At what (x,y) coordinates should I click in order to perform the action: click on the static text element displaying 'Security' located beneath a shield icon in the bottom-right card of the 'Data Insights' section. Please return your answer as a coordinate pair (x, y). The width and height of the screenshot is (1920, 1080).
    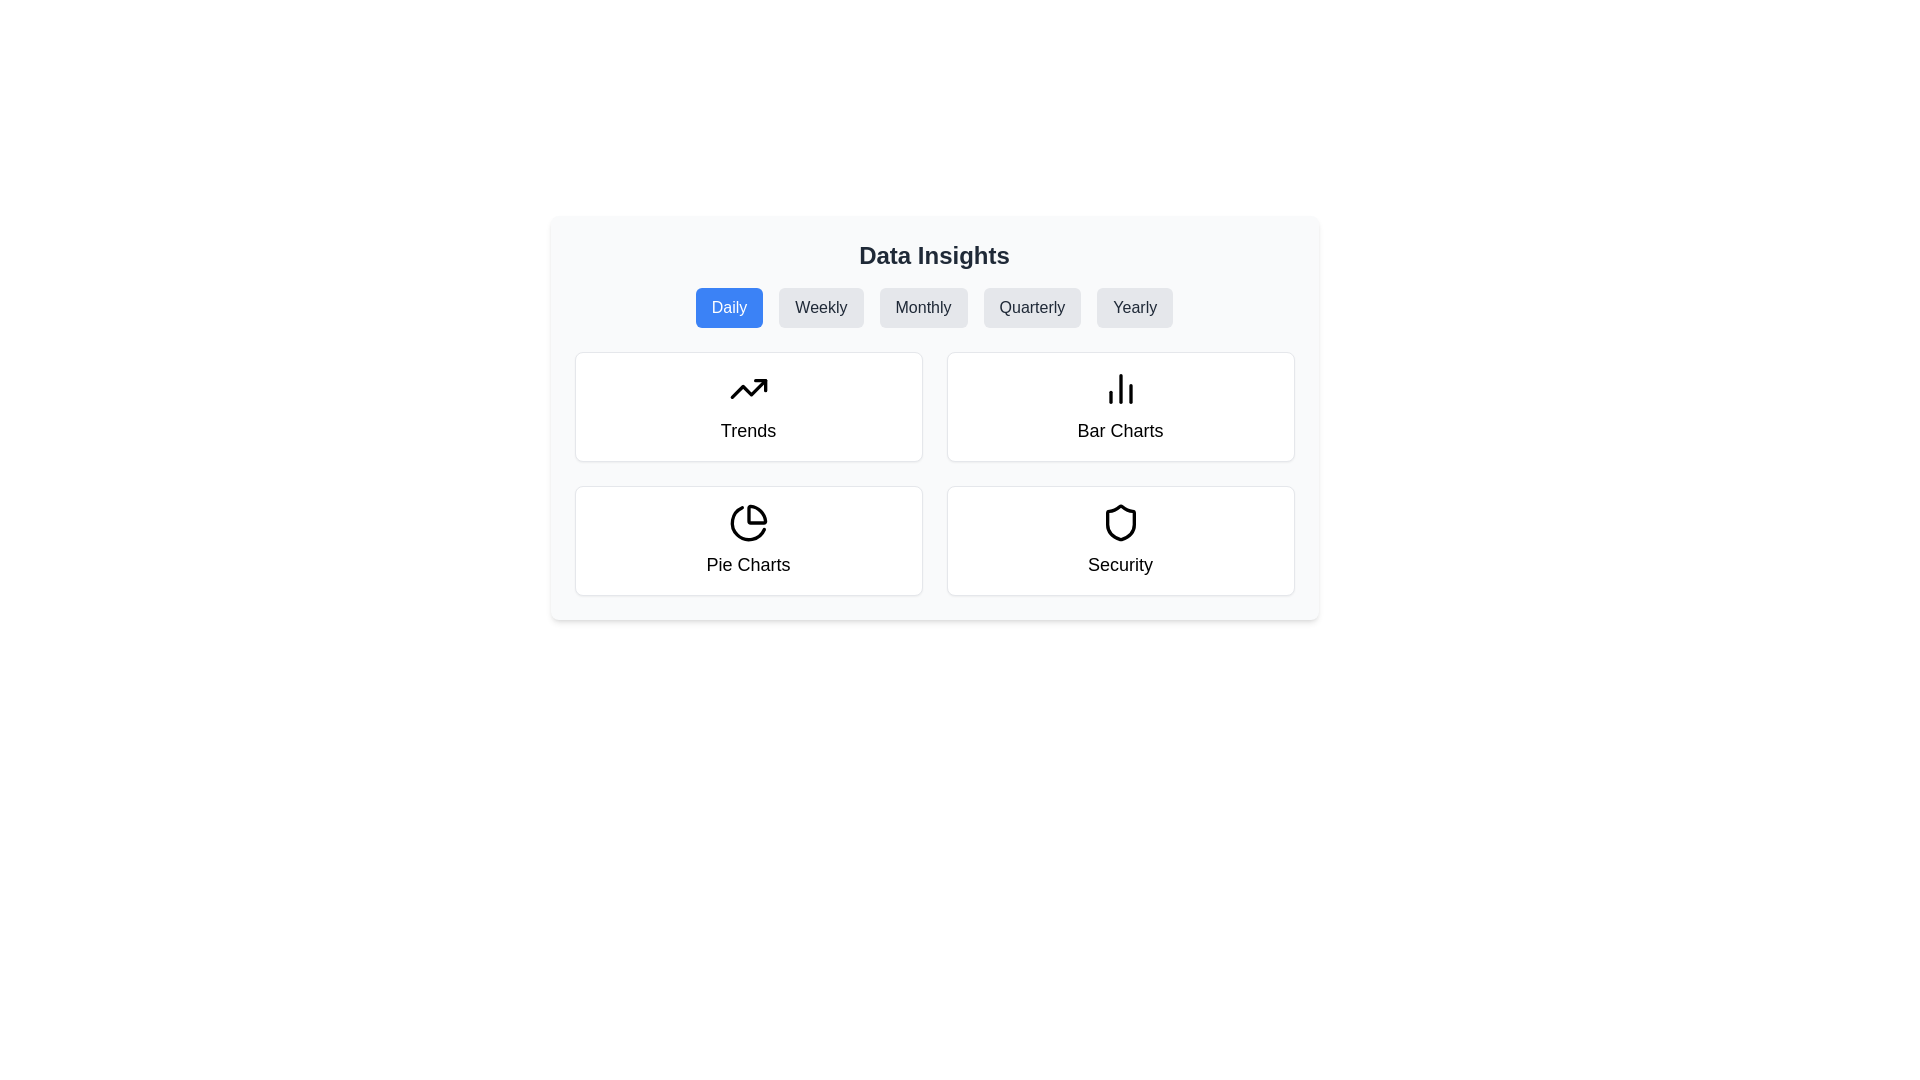
    Looking at the image, I should click on (1120, 564).